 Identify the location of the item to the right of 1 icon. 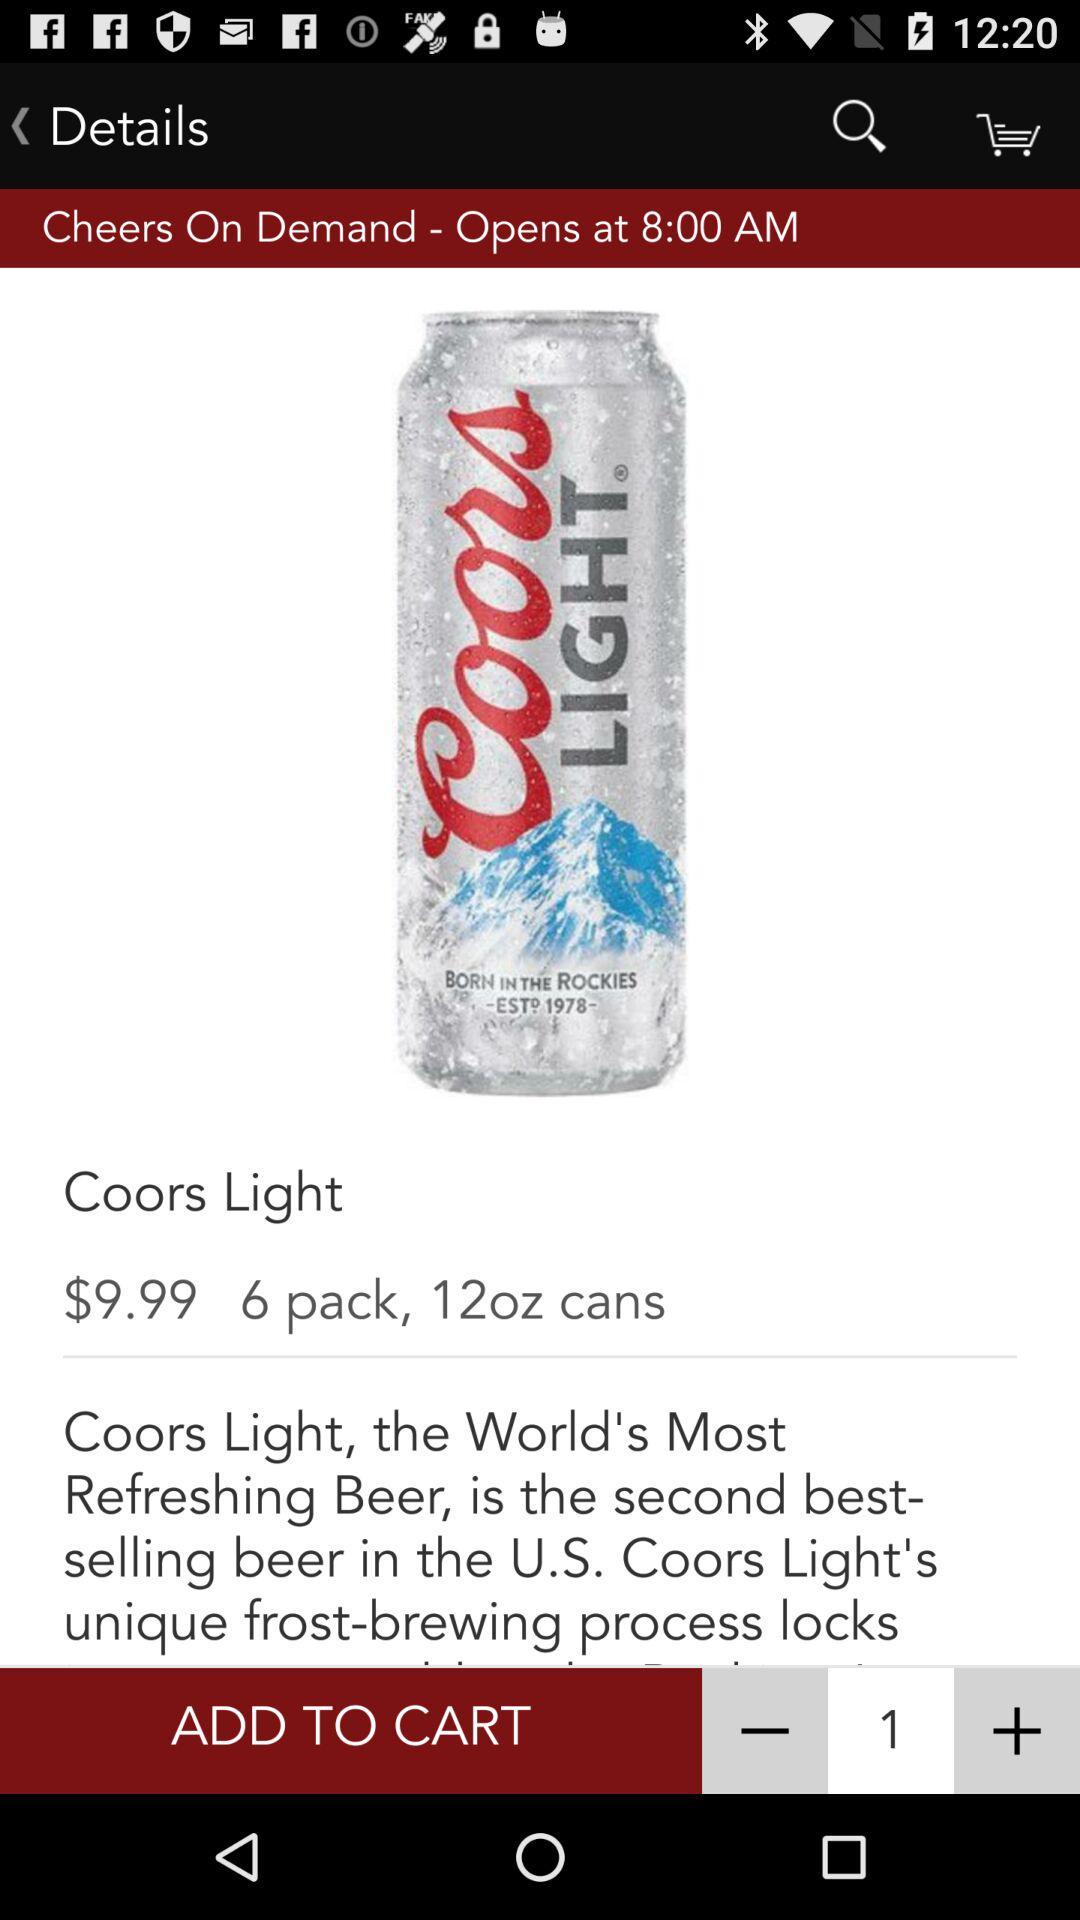
(1017, 1730).